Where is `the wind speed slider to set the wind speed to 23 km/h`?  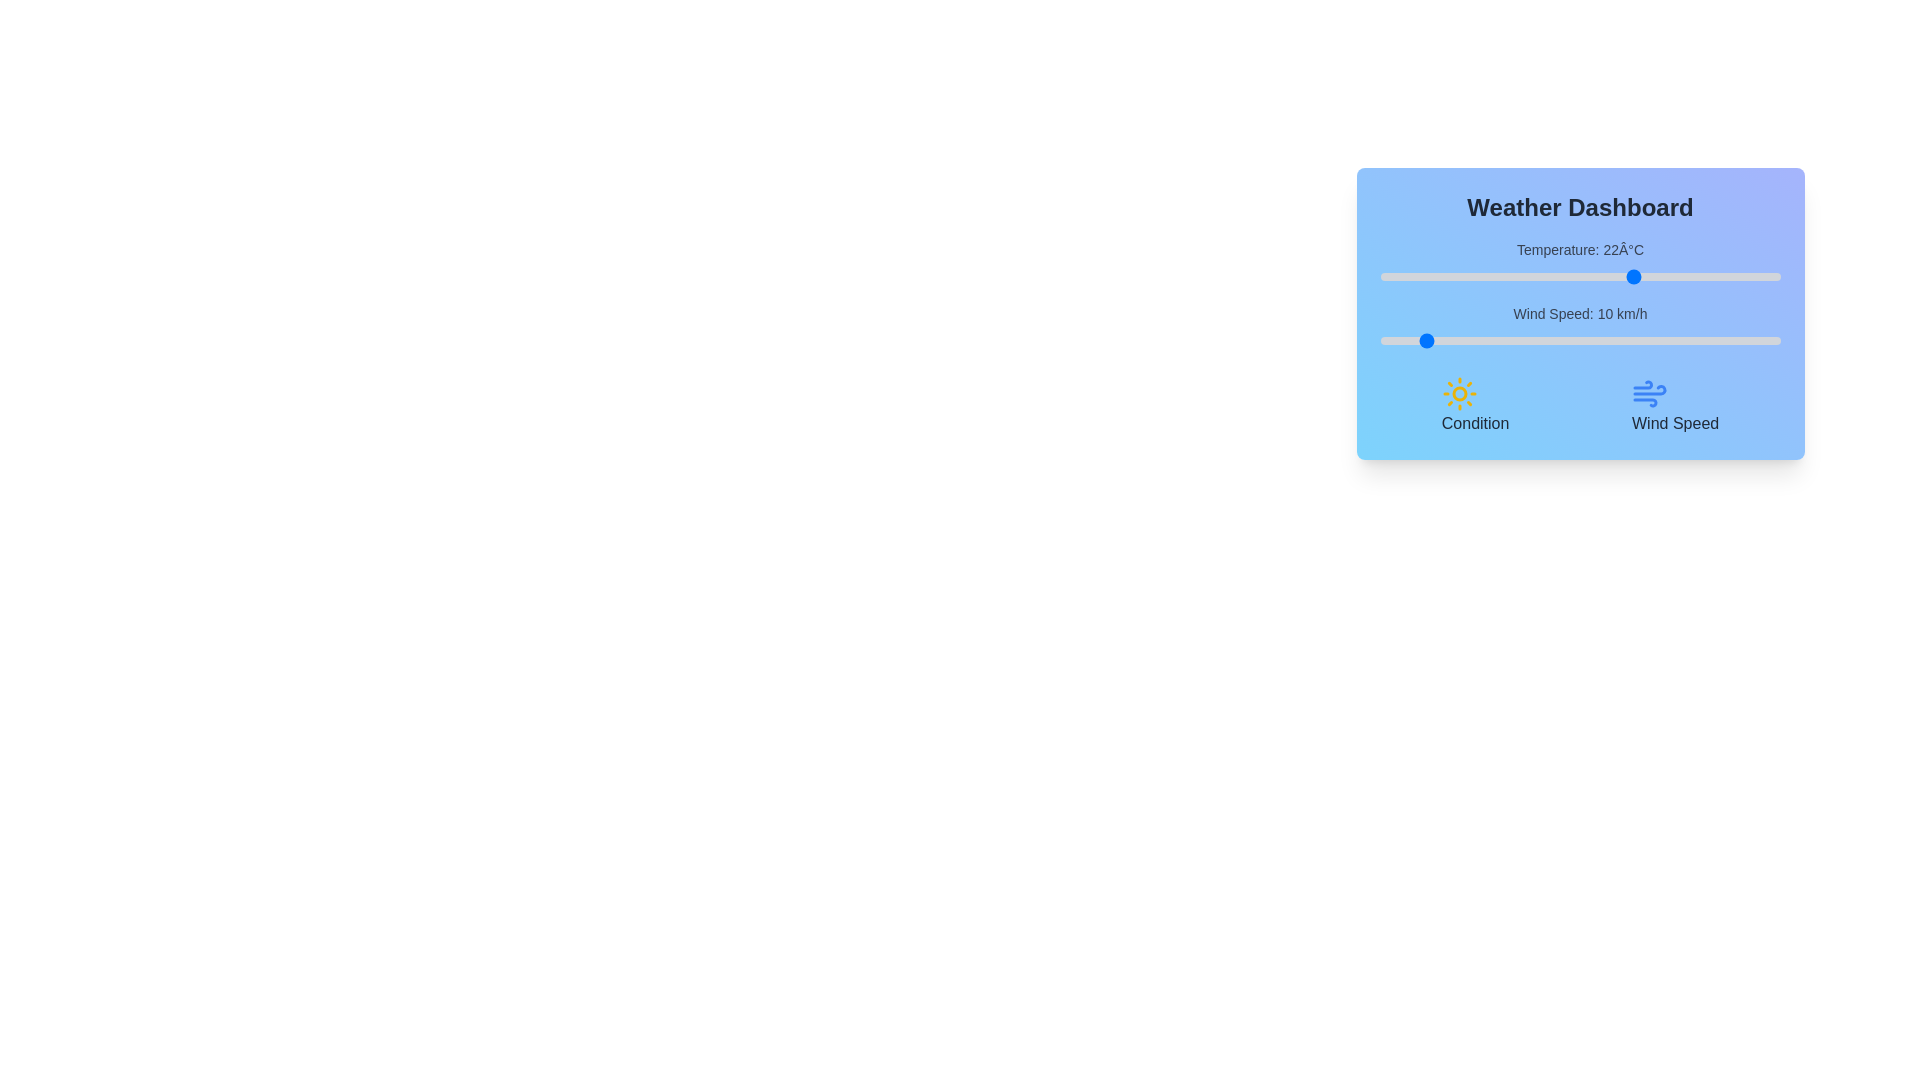 the wind speed slider to set the wind speed to 23 km/h is located at coordinates (1472, 339).